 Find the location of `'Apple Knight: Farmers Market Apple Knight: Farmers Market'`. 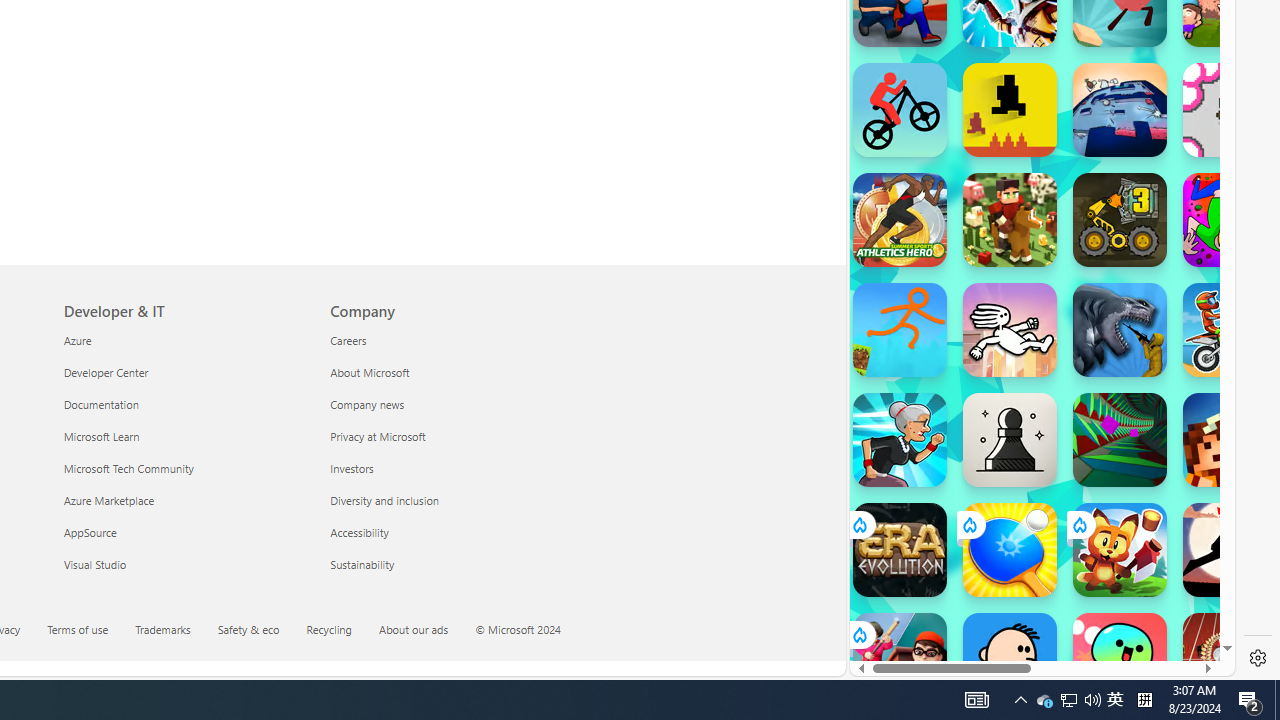

'Apple Knight: Farmers Market Apple Knight: Farmers Market' is located at coordinates (1009, 219).